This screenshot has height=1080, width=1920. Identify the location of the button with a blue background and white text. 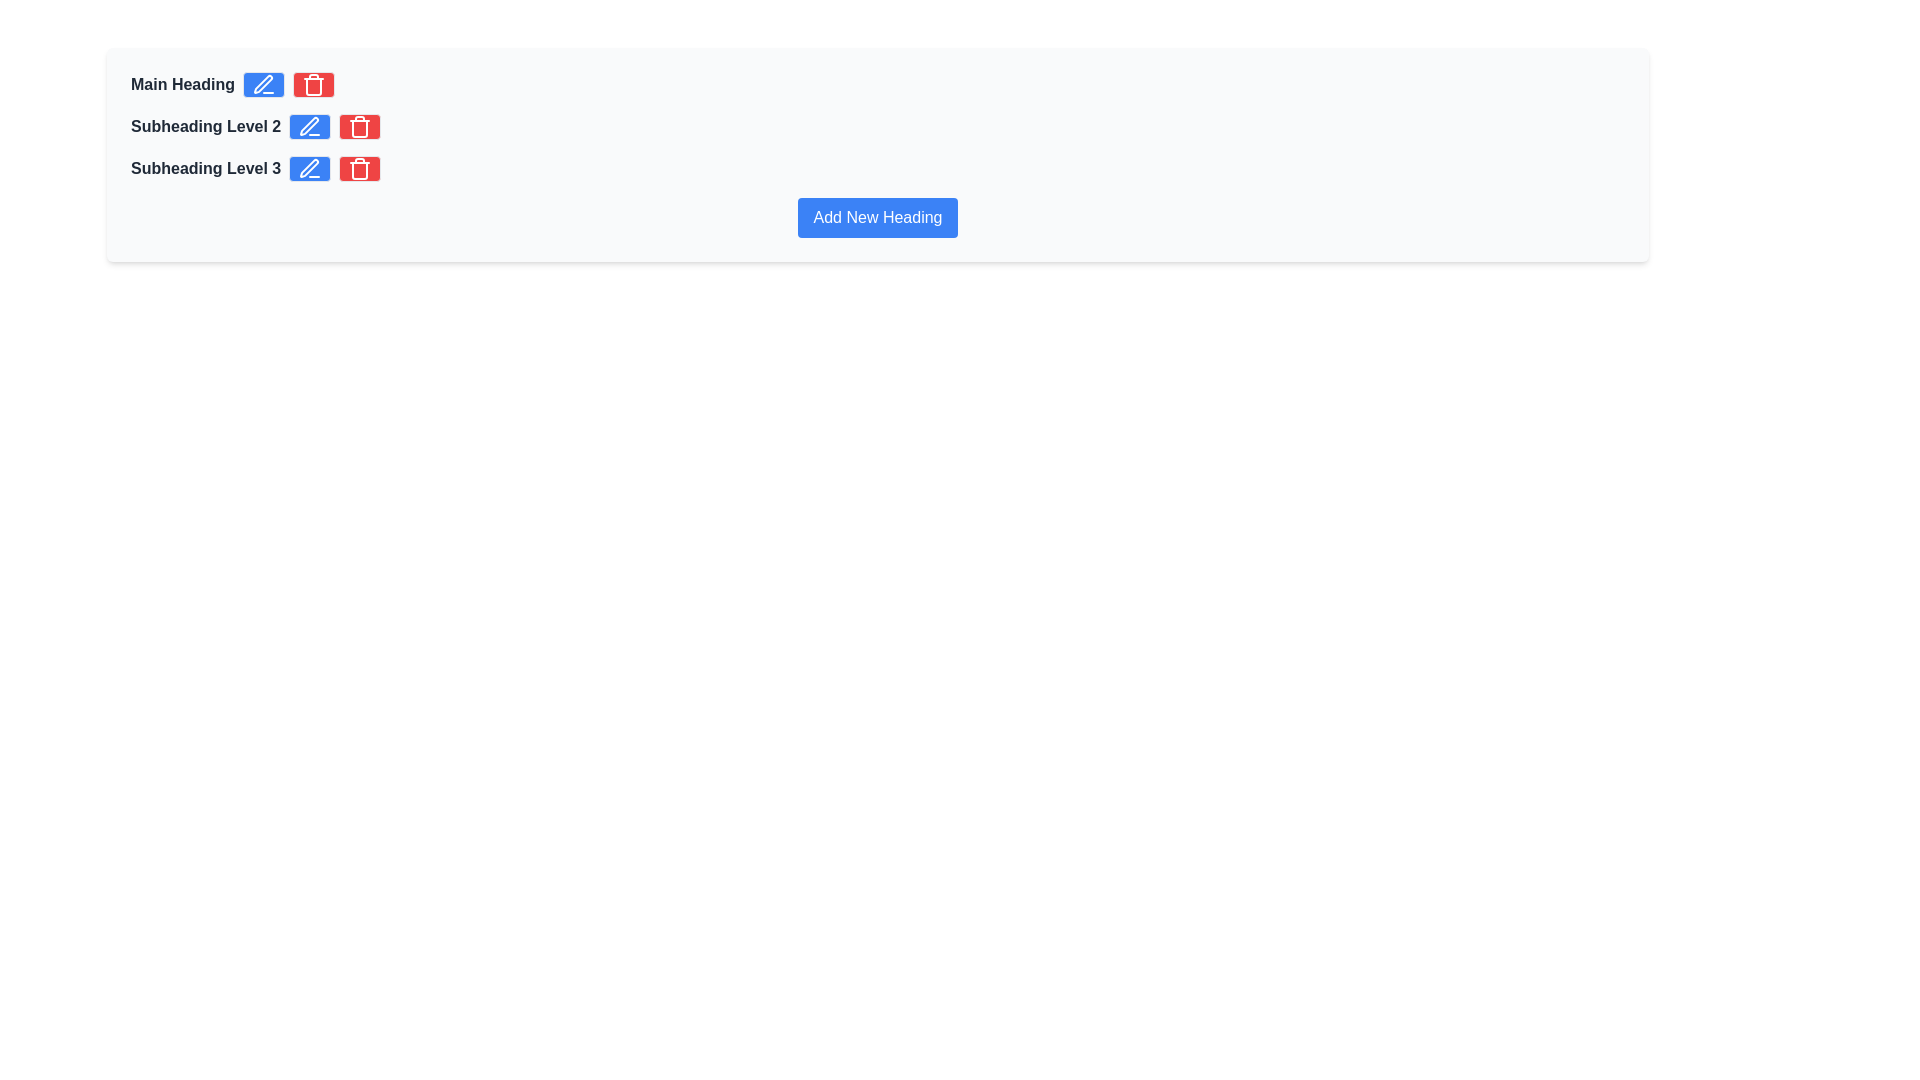
(263, 83).